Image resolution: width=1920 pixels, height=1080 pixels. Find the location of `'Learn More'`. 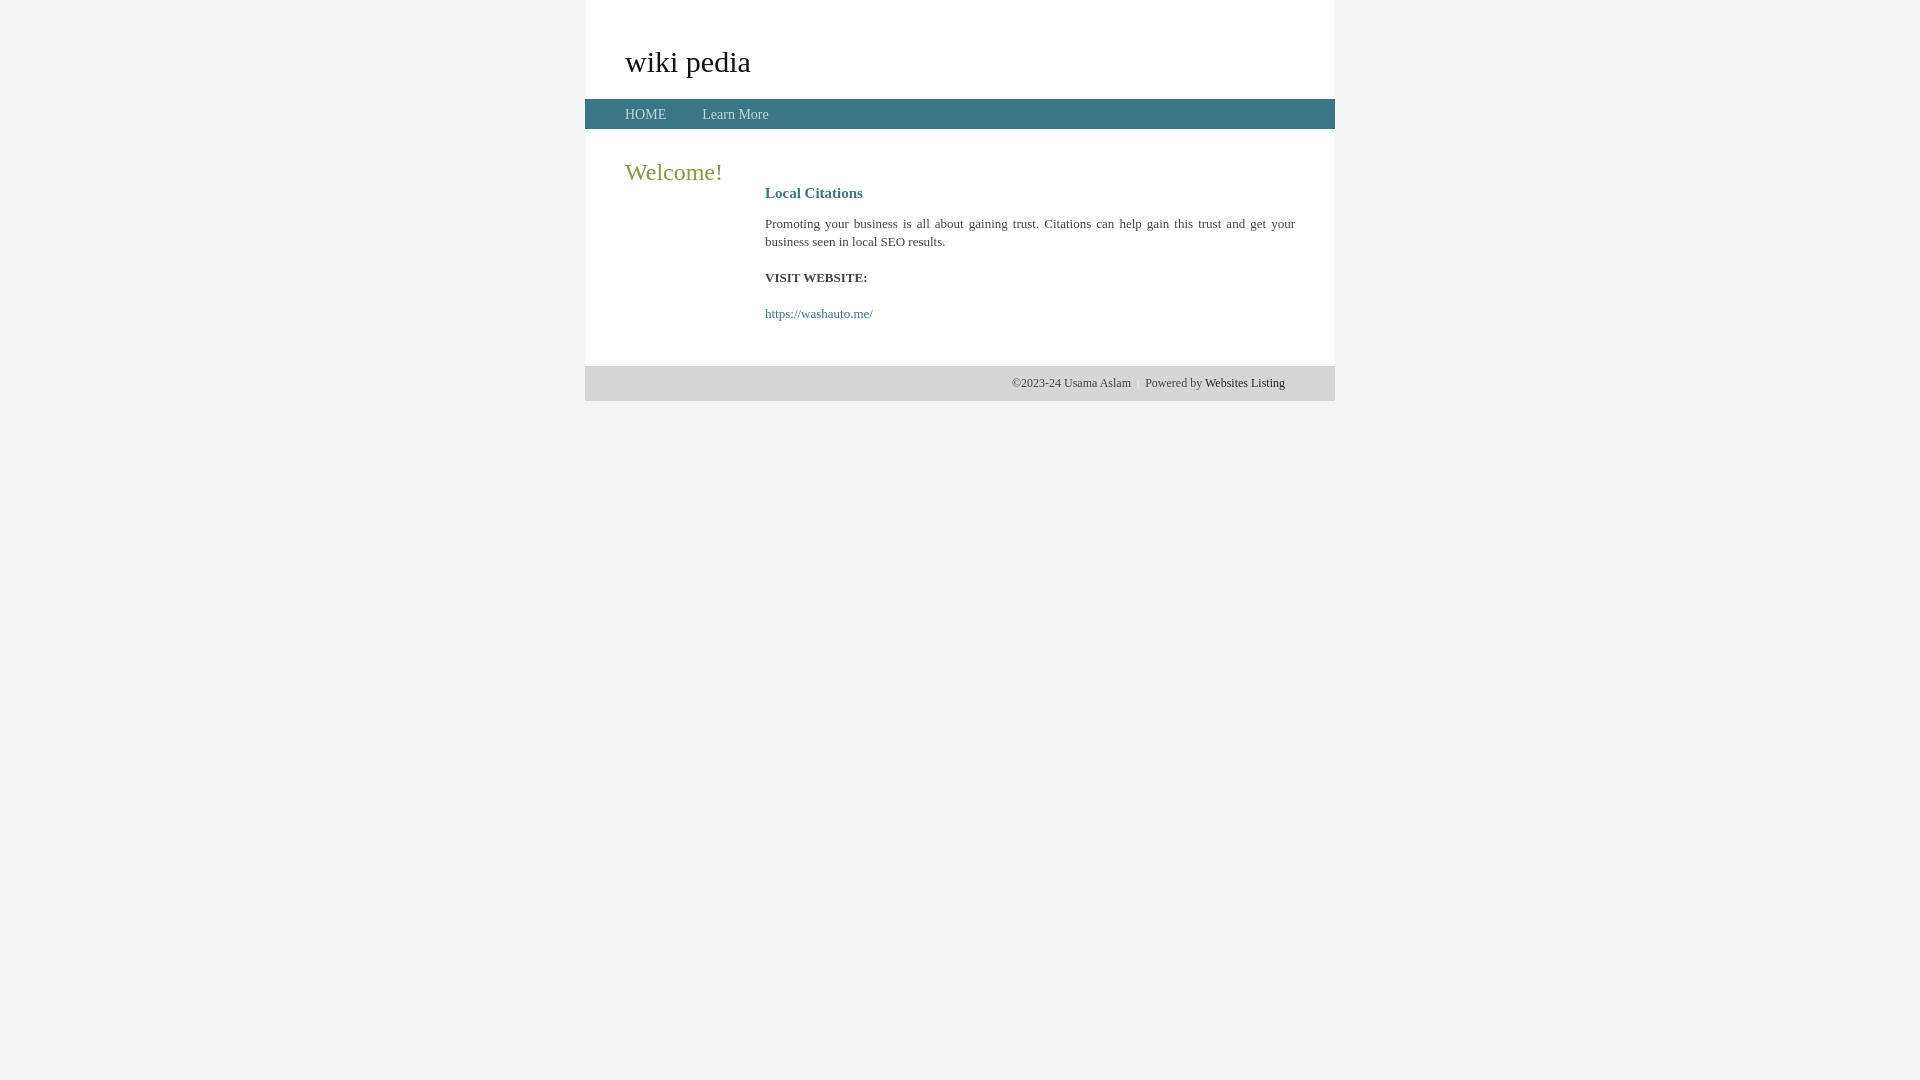

'Learn More' is located at coordinates (733, 114).